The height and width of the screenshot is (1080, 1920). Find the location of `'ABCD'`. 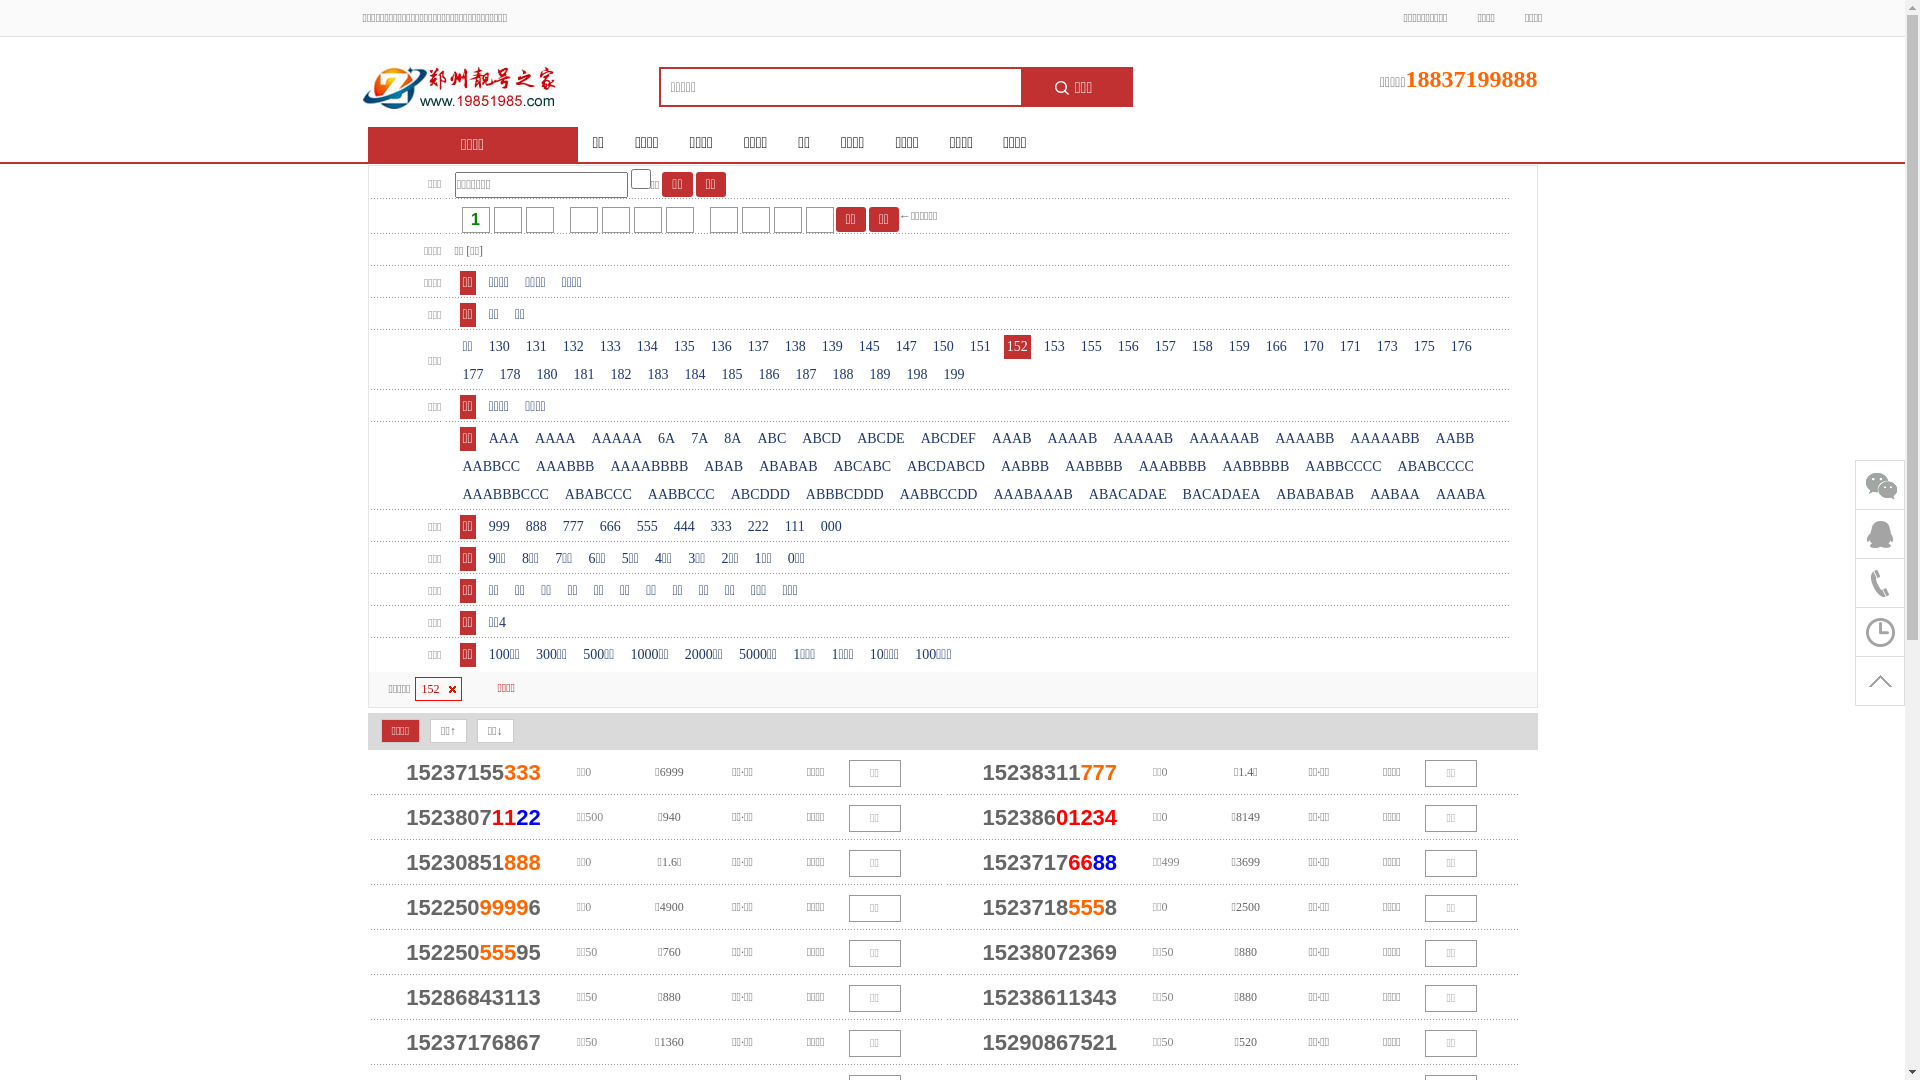

'ABCD' is located at coordinates (821, 438).